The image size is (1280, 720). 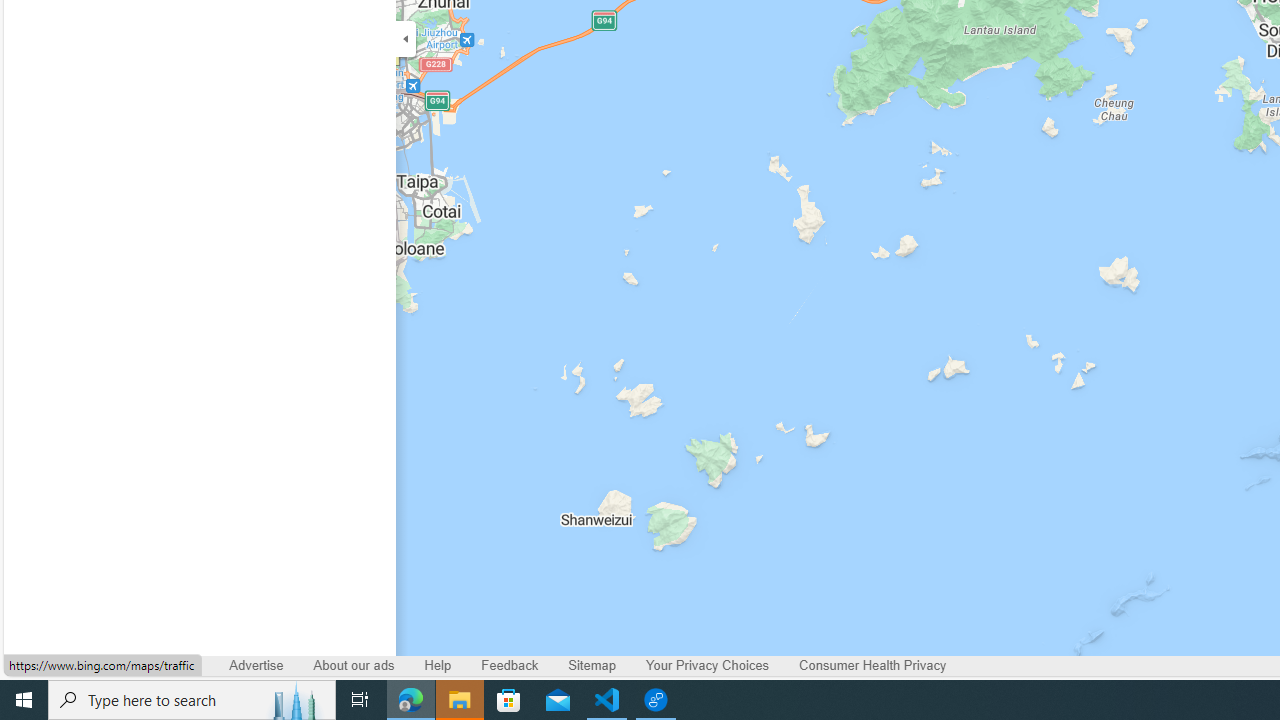 What do you see at coordinates (872, 666) in the screenshot?
I see `'Consumer Health Privacy'` at bounding box center [872, 666].